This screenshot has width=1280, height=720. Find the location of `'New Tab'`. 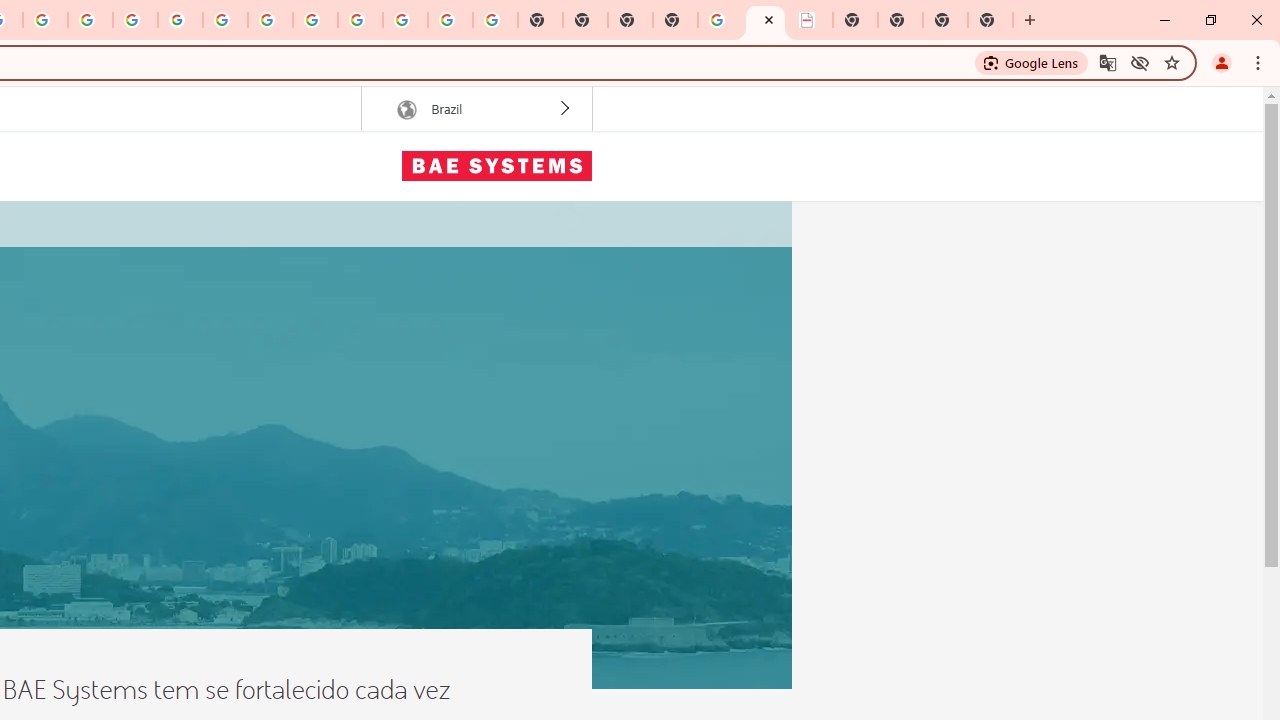

'New Tab' is located at coordinates (990, 20).